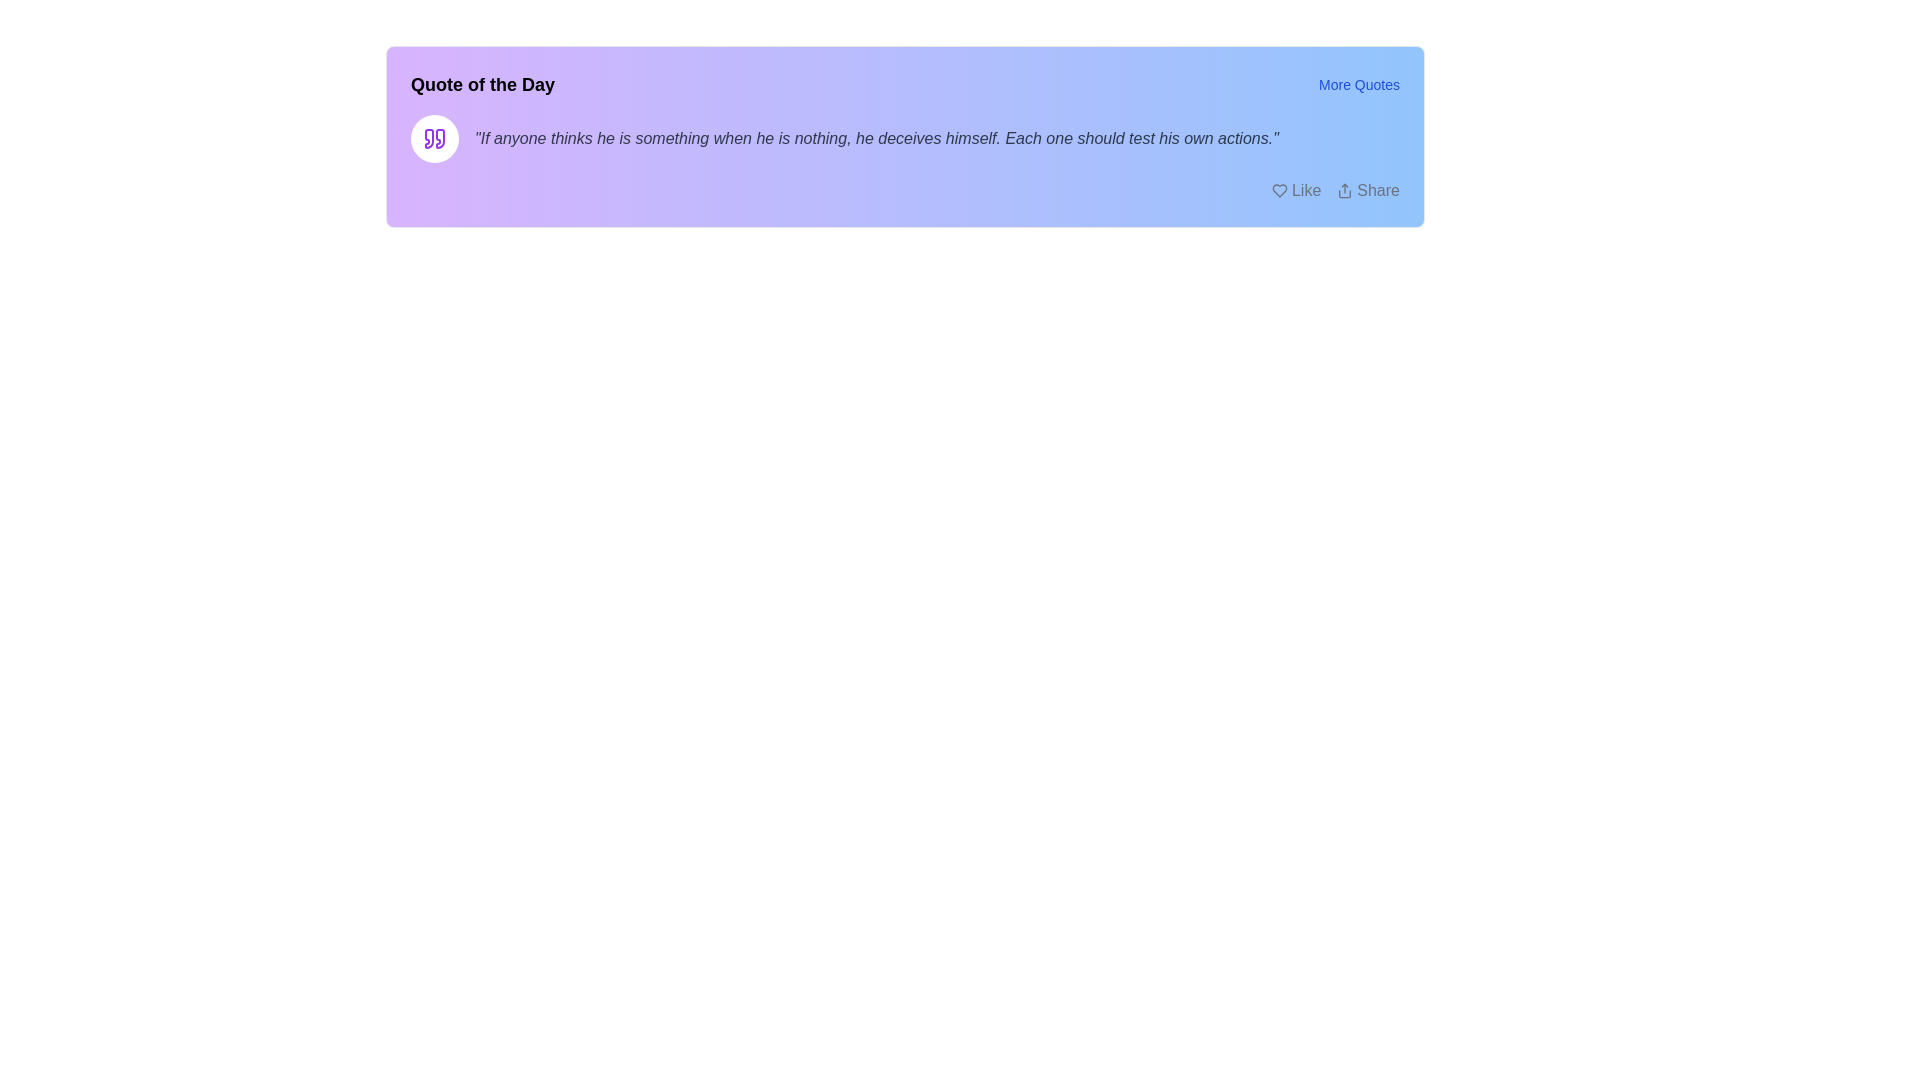  What do you see at coordinates (483, 83) in the screenshot?
I see `the header label indicating the section for daily quotes, which contains the text 'More Quotes' on its right side` at bounding box center [483, 83].